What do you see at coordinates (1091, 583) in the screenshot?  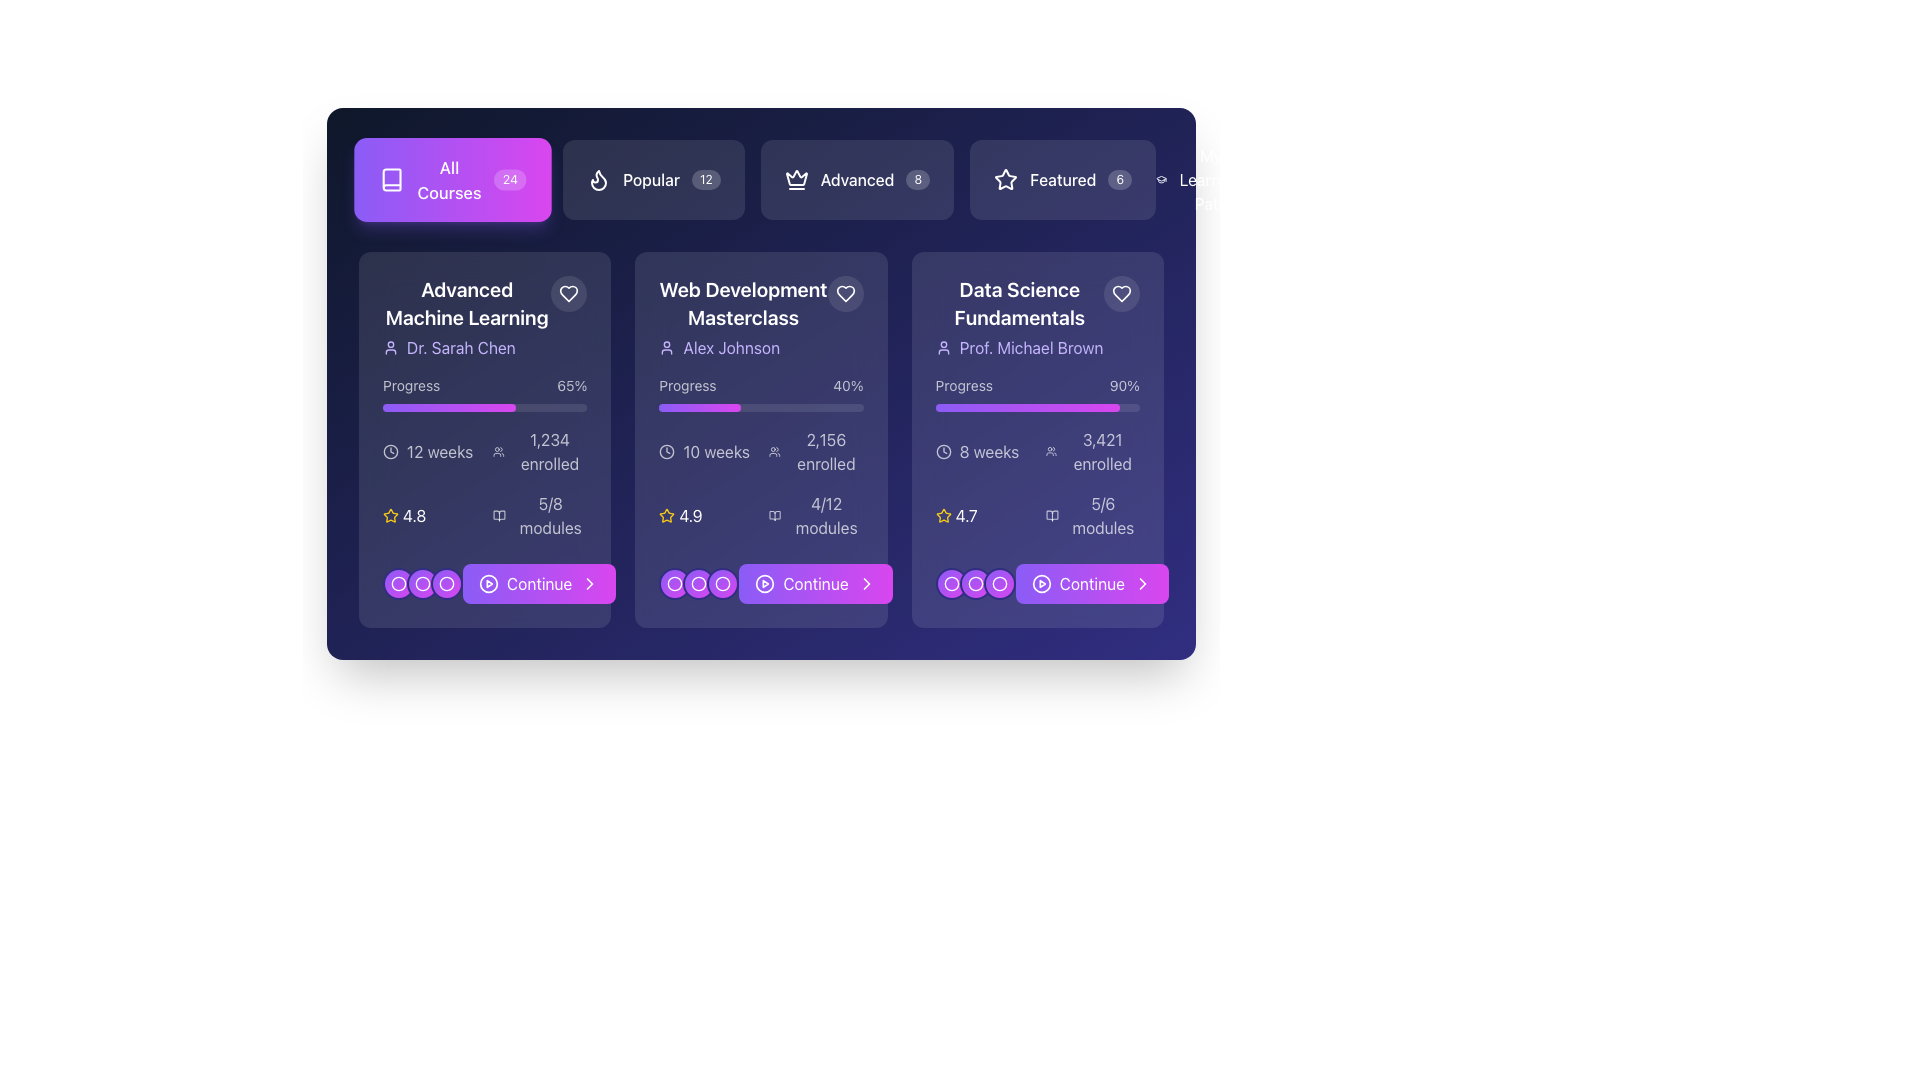 I see `the 'Continue' button located at the bottom of the 'Data Science Fundamentals' card to proceed` at bounding box center [1091, 583].